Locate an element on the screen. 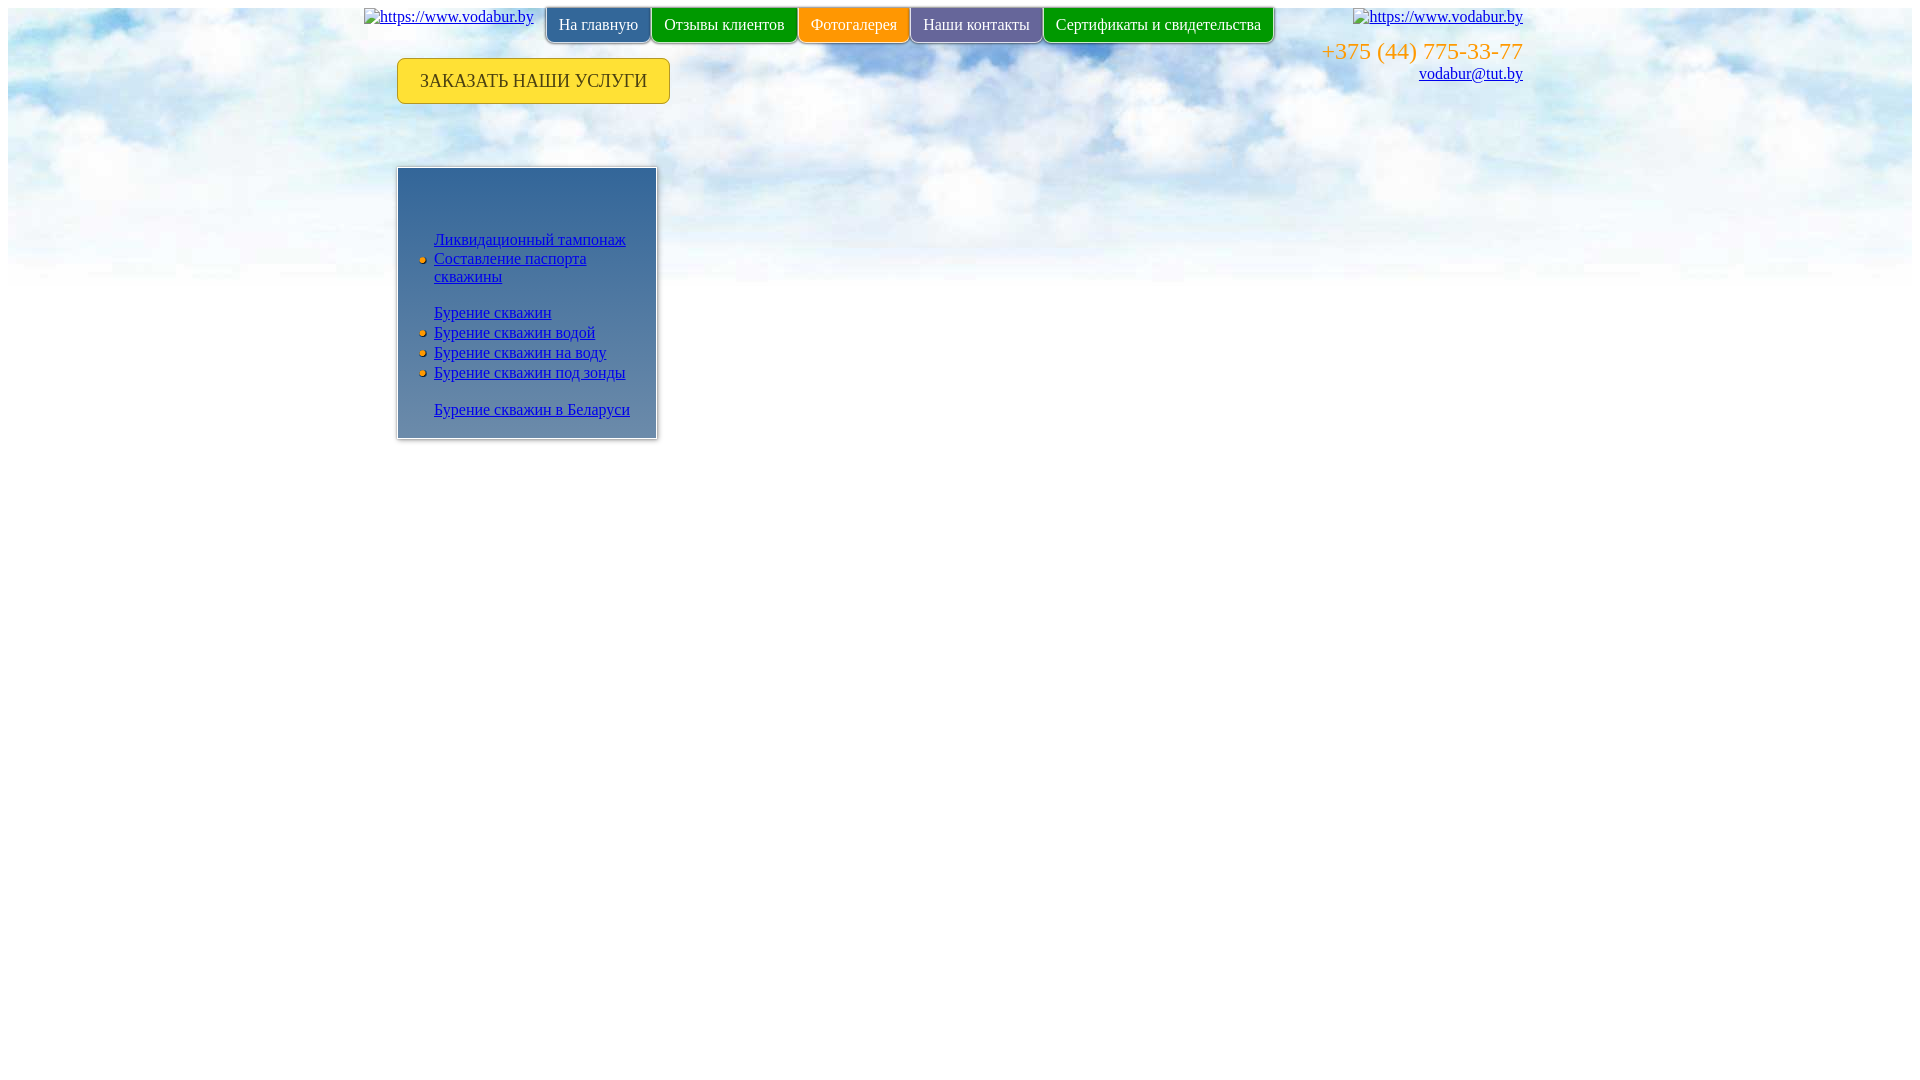 The image size is (1920, 1080). 'https://www.vodabur.by' is located at coordinates (448, 16).